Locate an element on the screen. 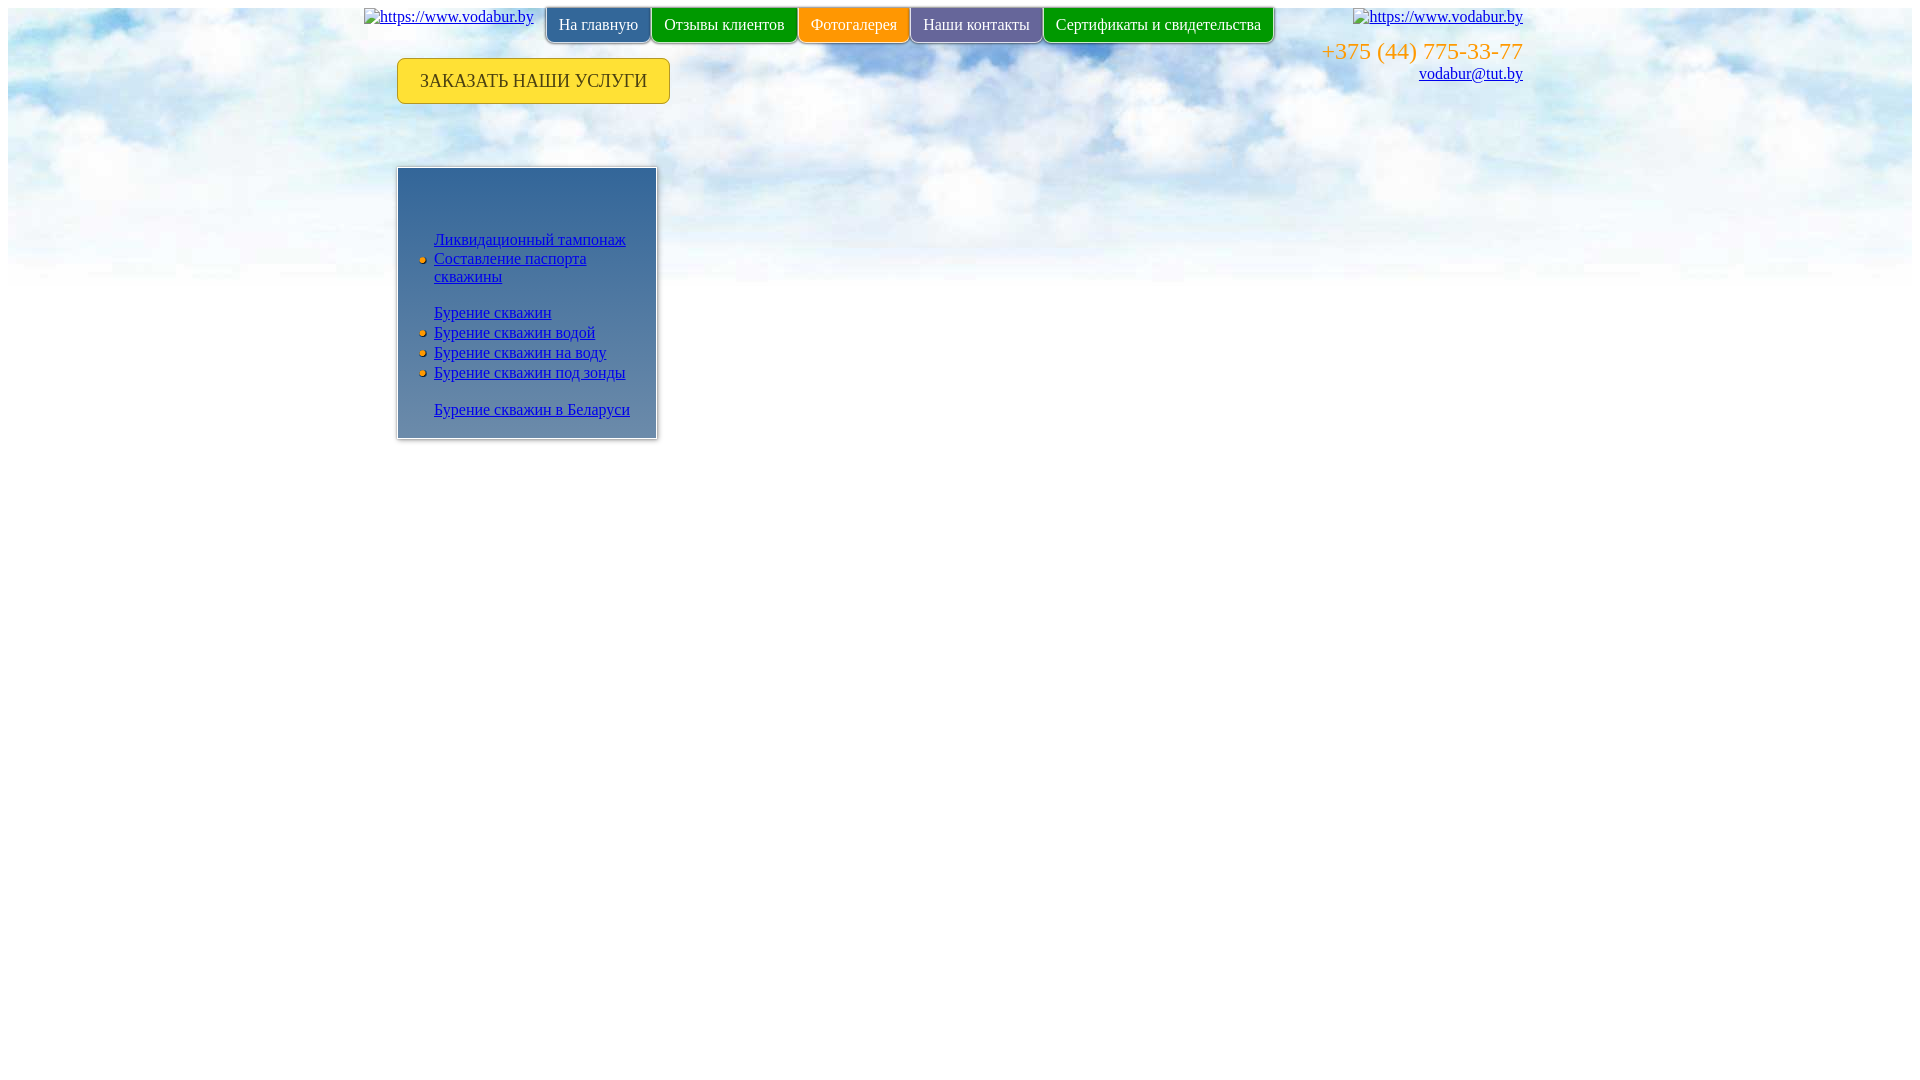 The image size is (1920, 1080). 'https://www.vodabur.by' is located at coordinates (448, 16).